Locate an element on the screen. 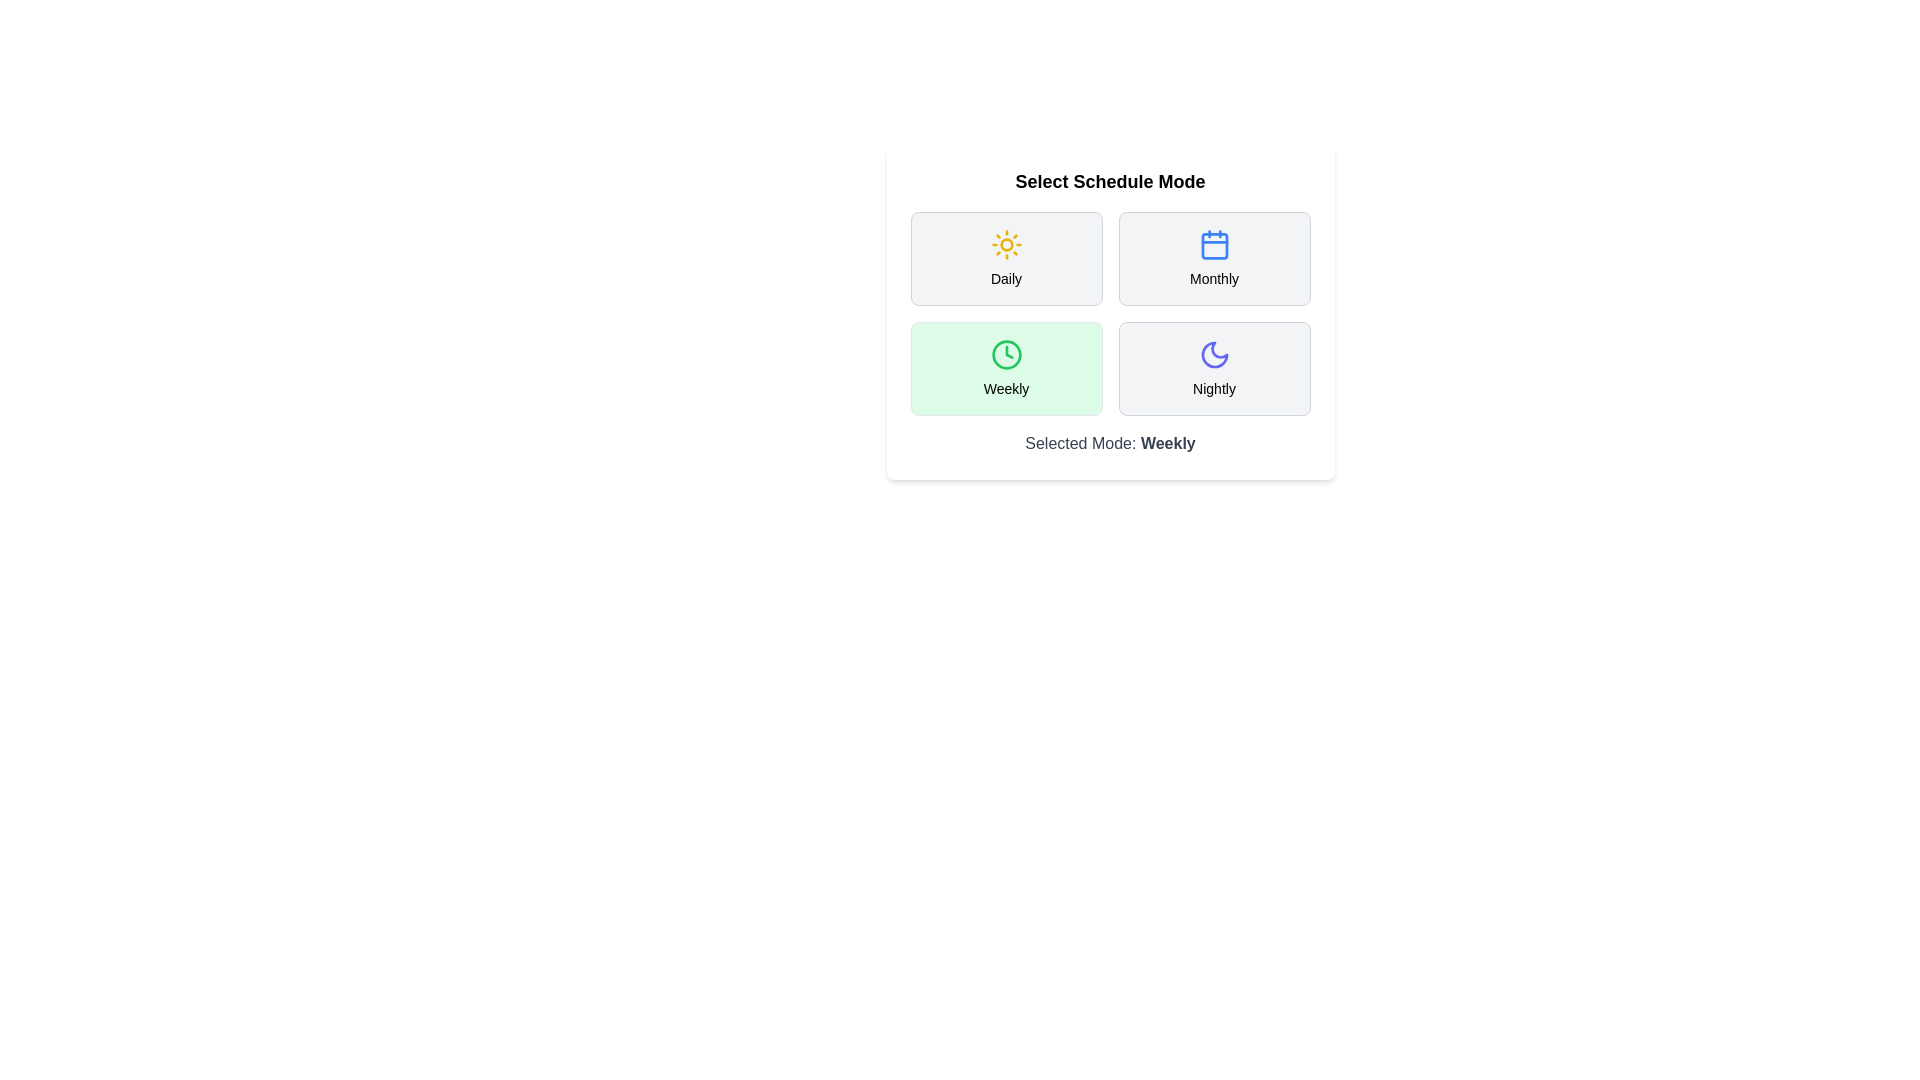 This screenshot has height=1080, width=1920. the mode button for Monthly is located at coordinates (1213, 257).